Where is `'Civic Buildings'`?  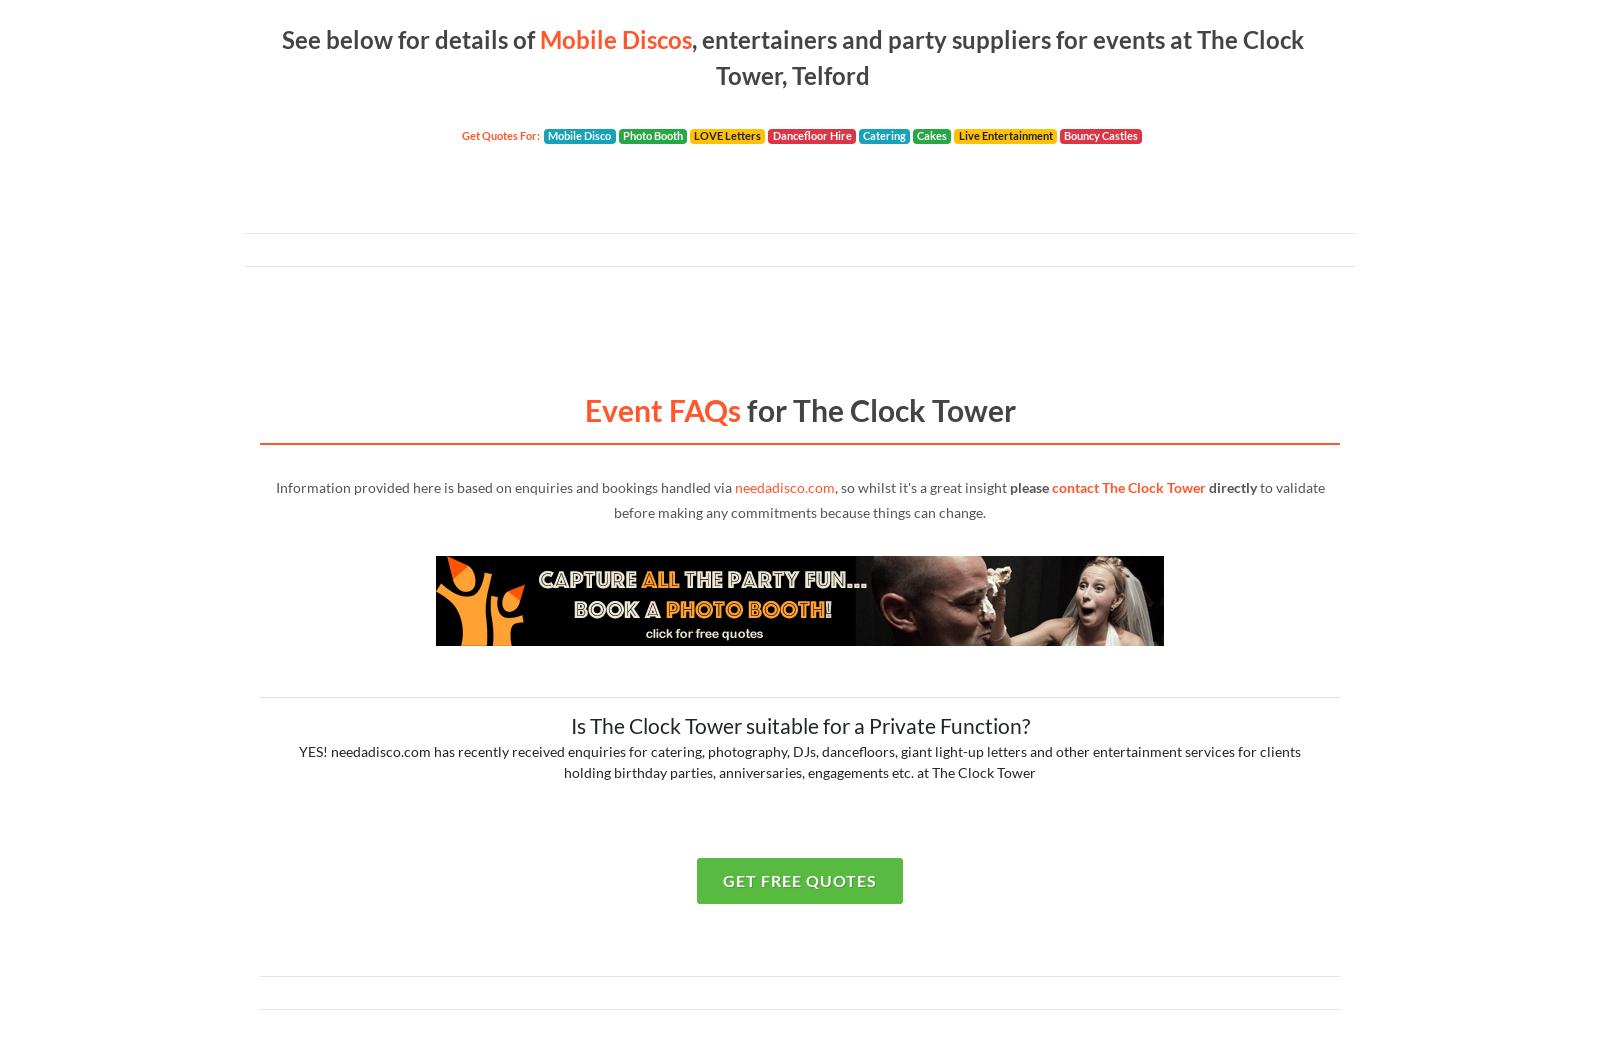
'Civic Buildings' is located at coordinates (260, 739).